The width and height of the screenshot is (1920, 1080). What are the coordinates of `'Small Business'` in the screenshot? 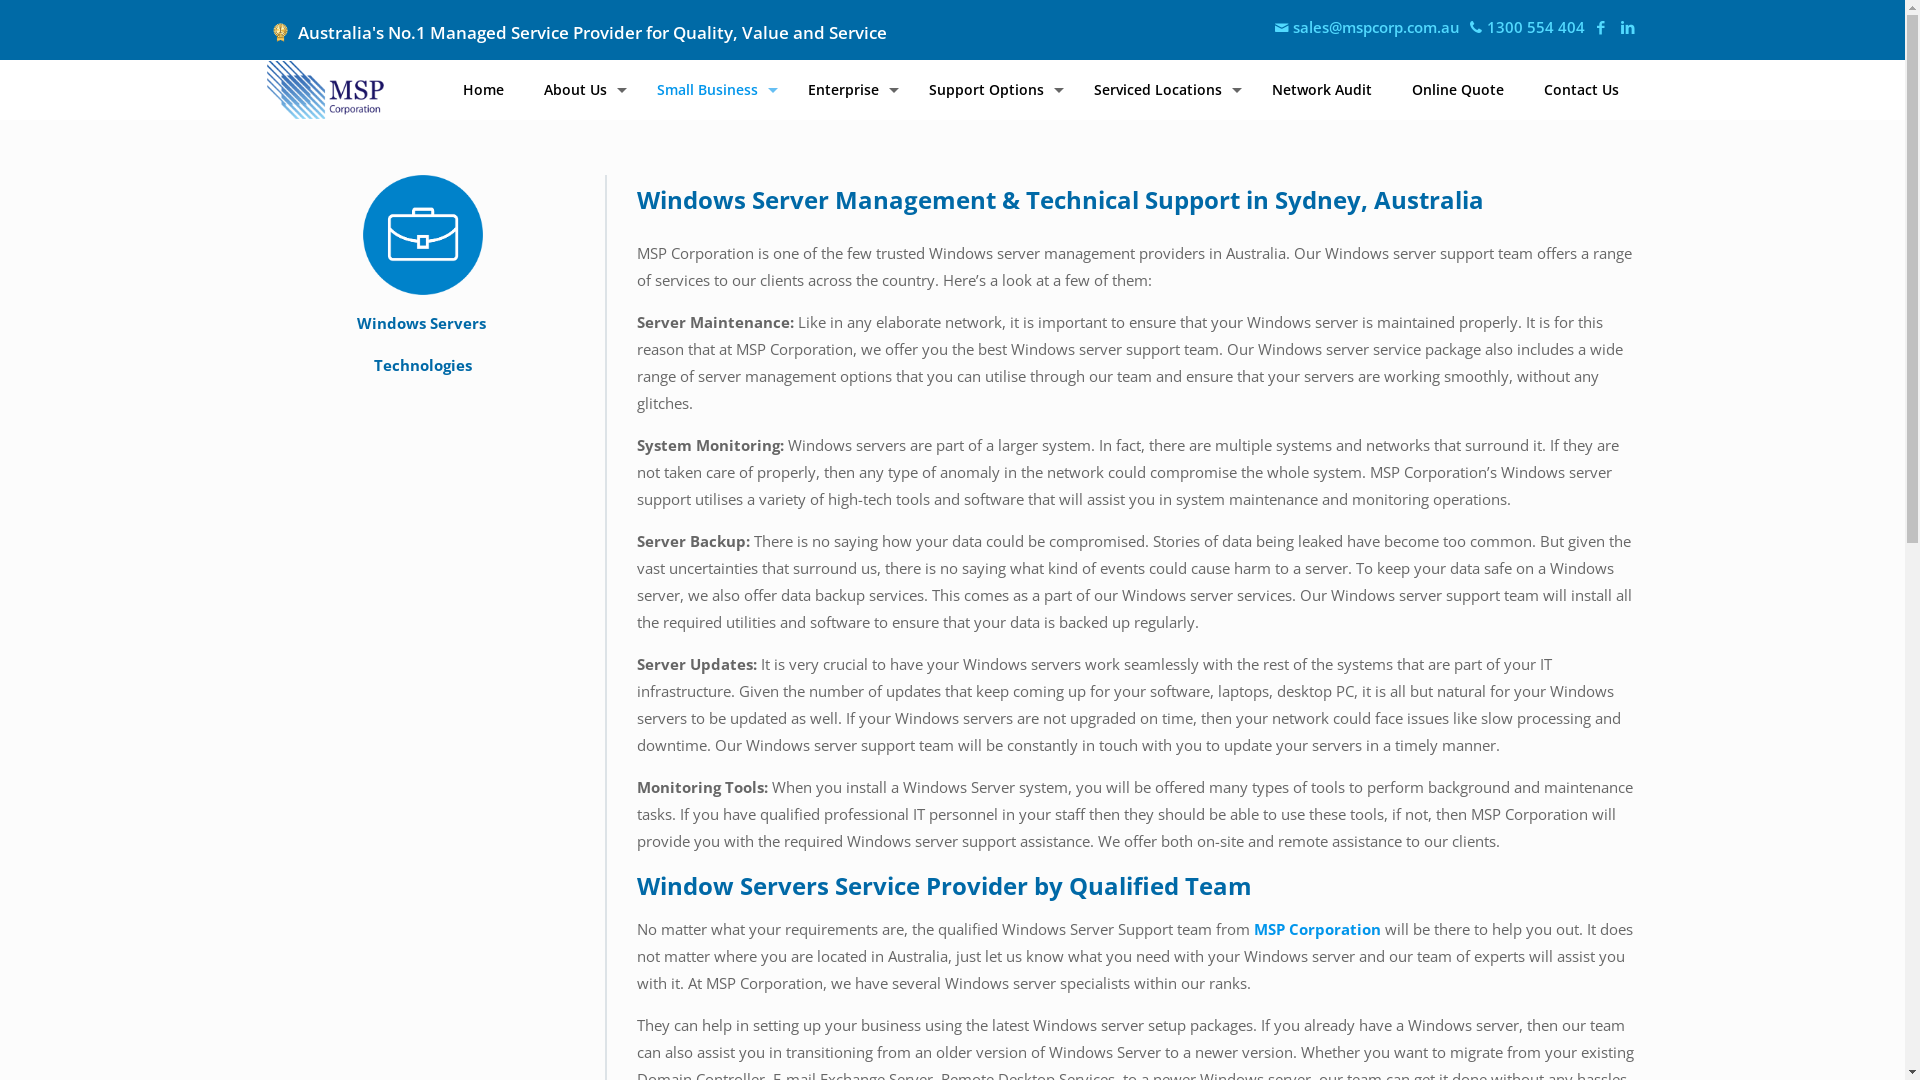 It's located at (634, 88).